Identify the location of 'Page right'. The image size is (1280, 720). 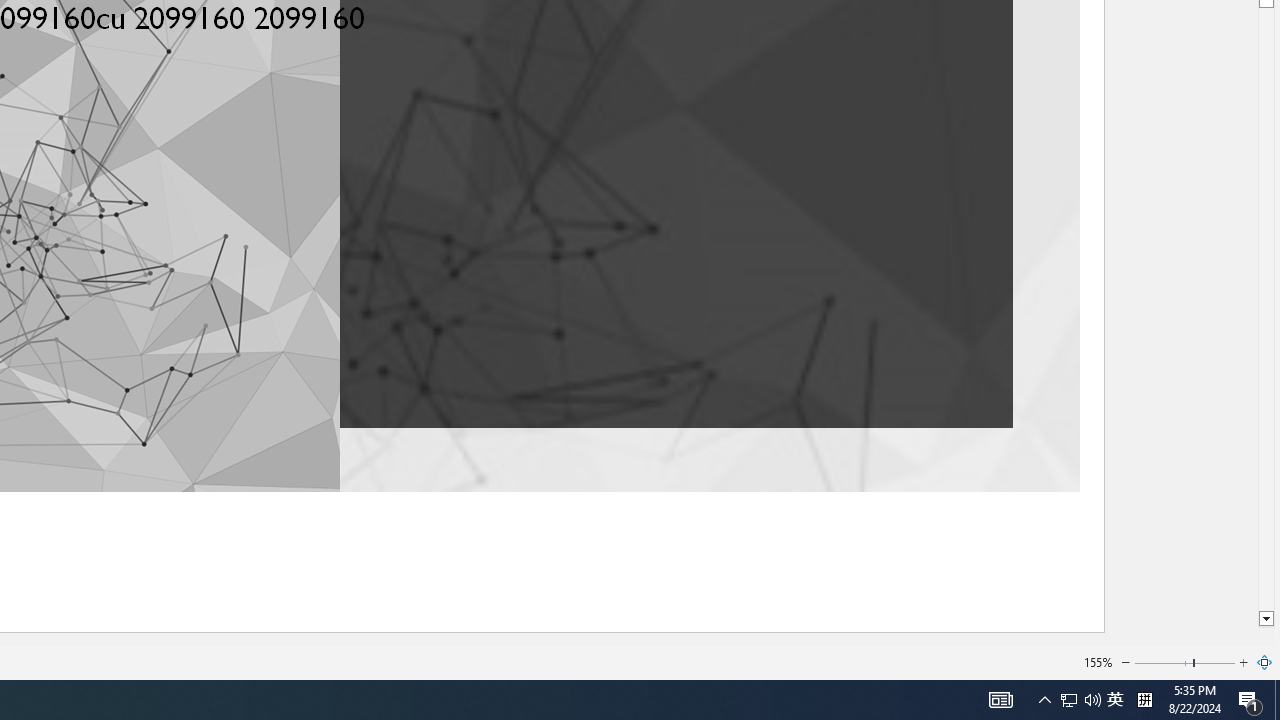
(1214, 663).